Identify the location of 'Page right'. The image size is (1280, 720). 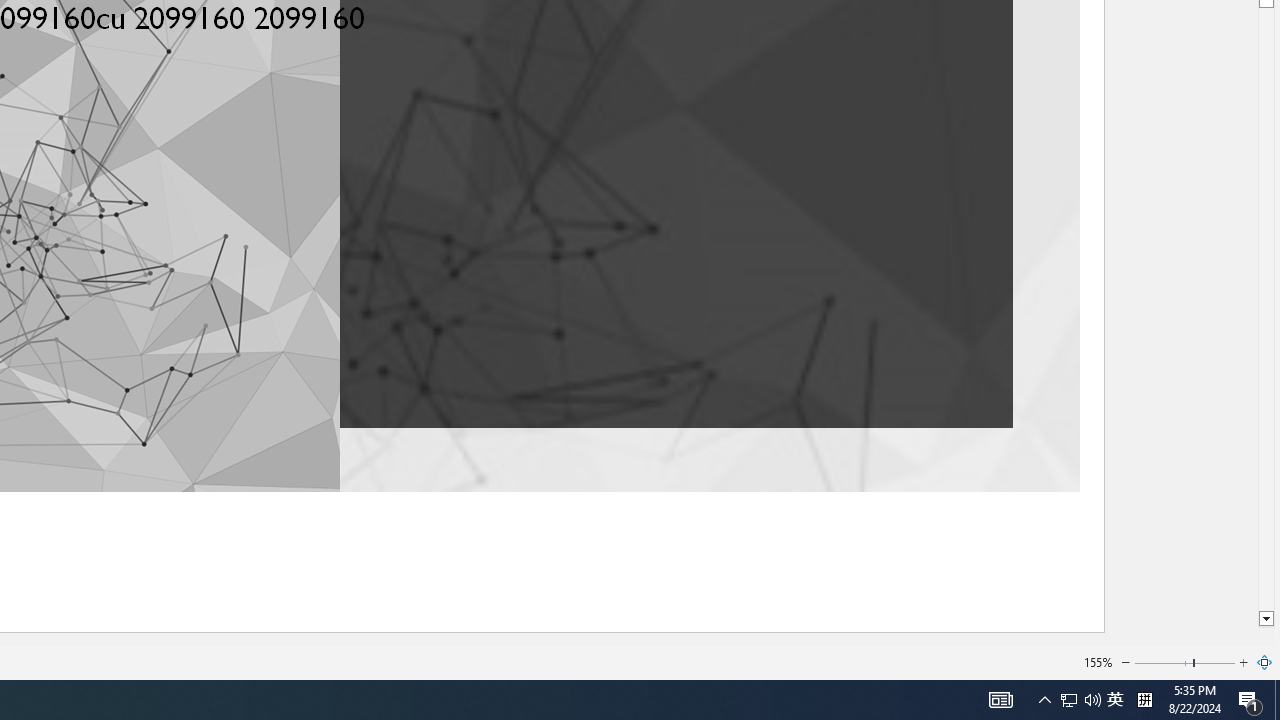
(1214, 663).